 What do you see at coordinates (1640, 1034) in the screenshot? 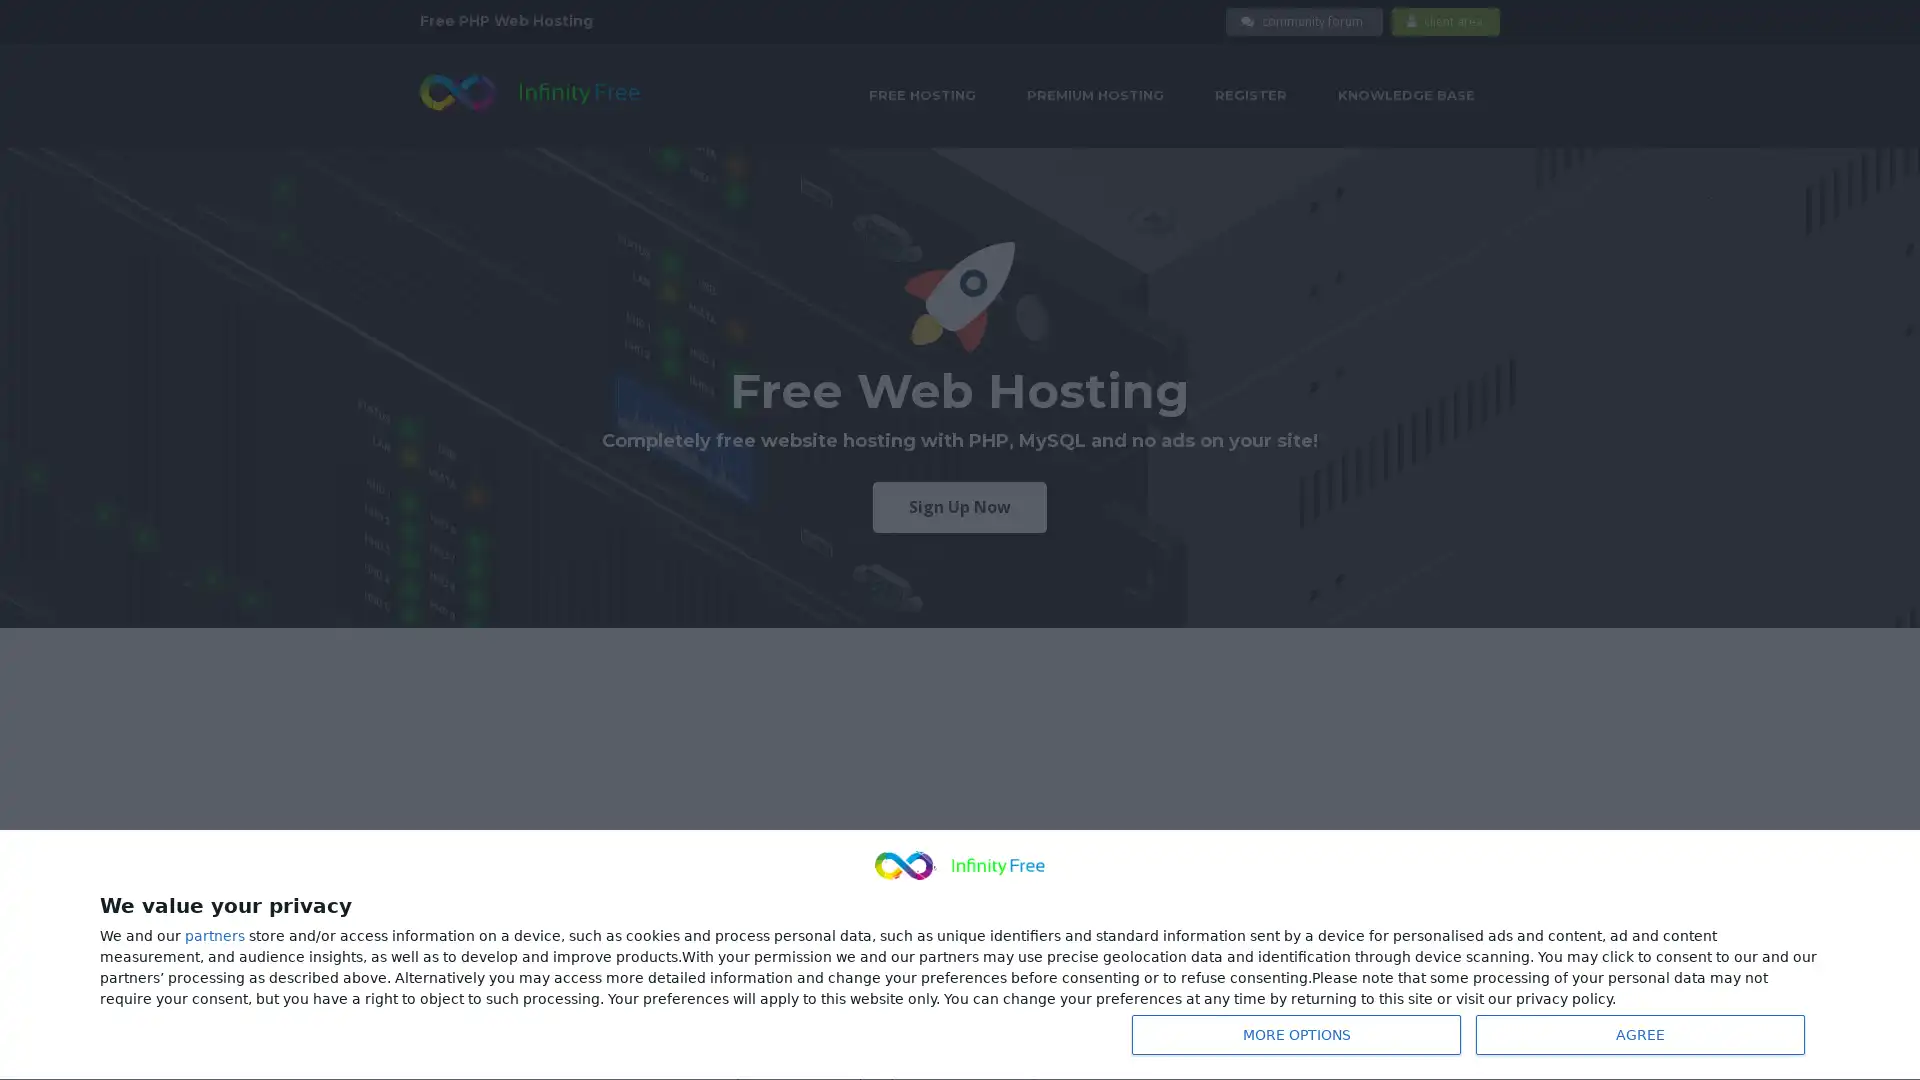
I see `AGREE` at bounding box center [1640, 1034].